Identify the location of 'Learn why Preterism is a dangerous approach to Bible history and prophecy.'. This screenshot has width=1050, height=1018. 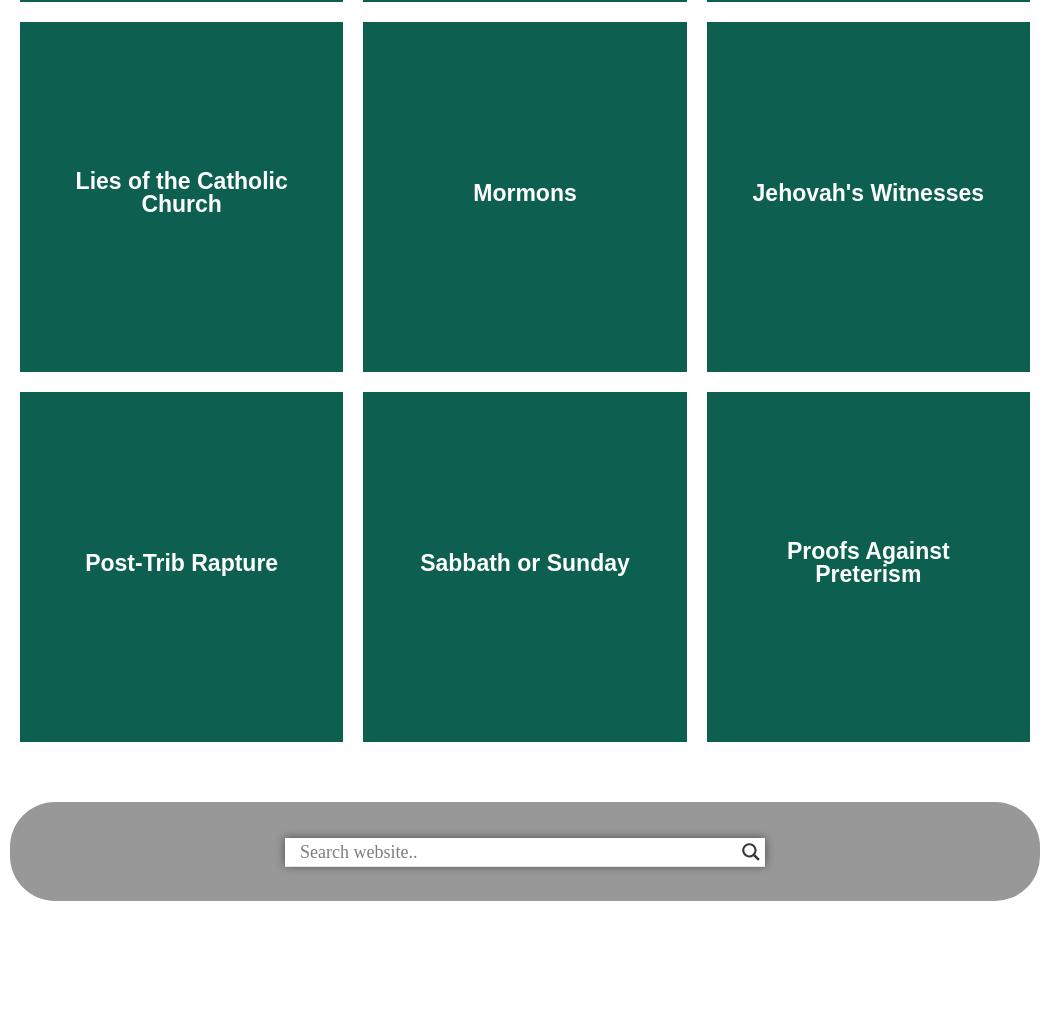
(867, 917).